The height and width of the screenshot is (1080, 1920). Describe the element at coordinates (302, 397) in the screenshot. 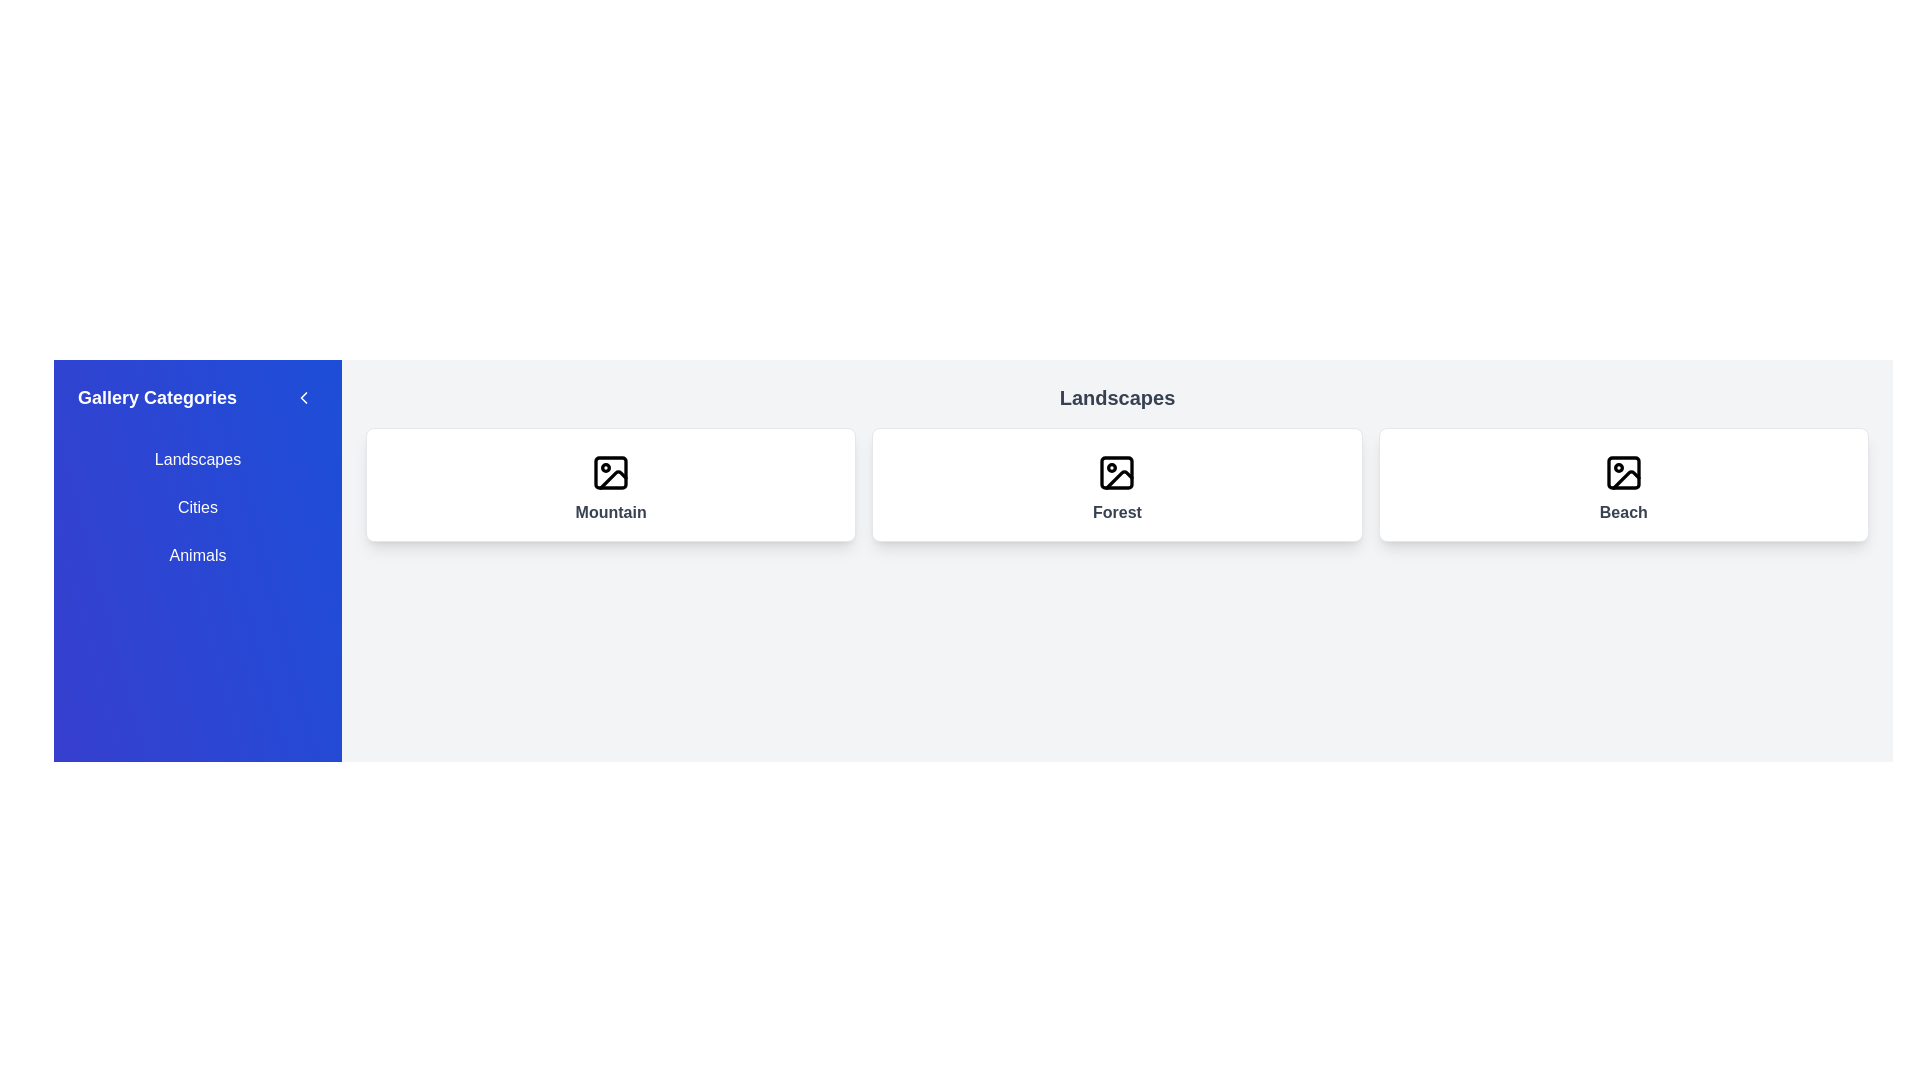

I see `the chevron icon located at the top-right corner of the sidebar` at that location.